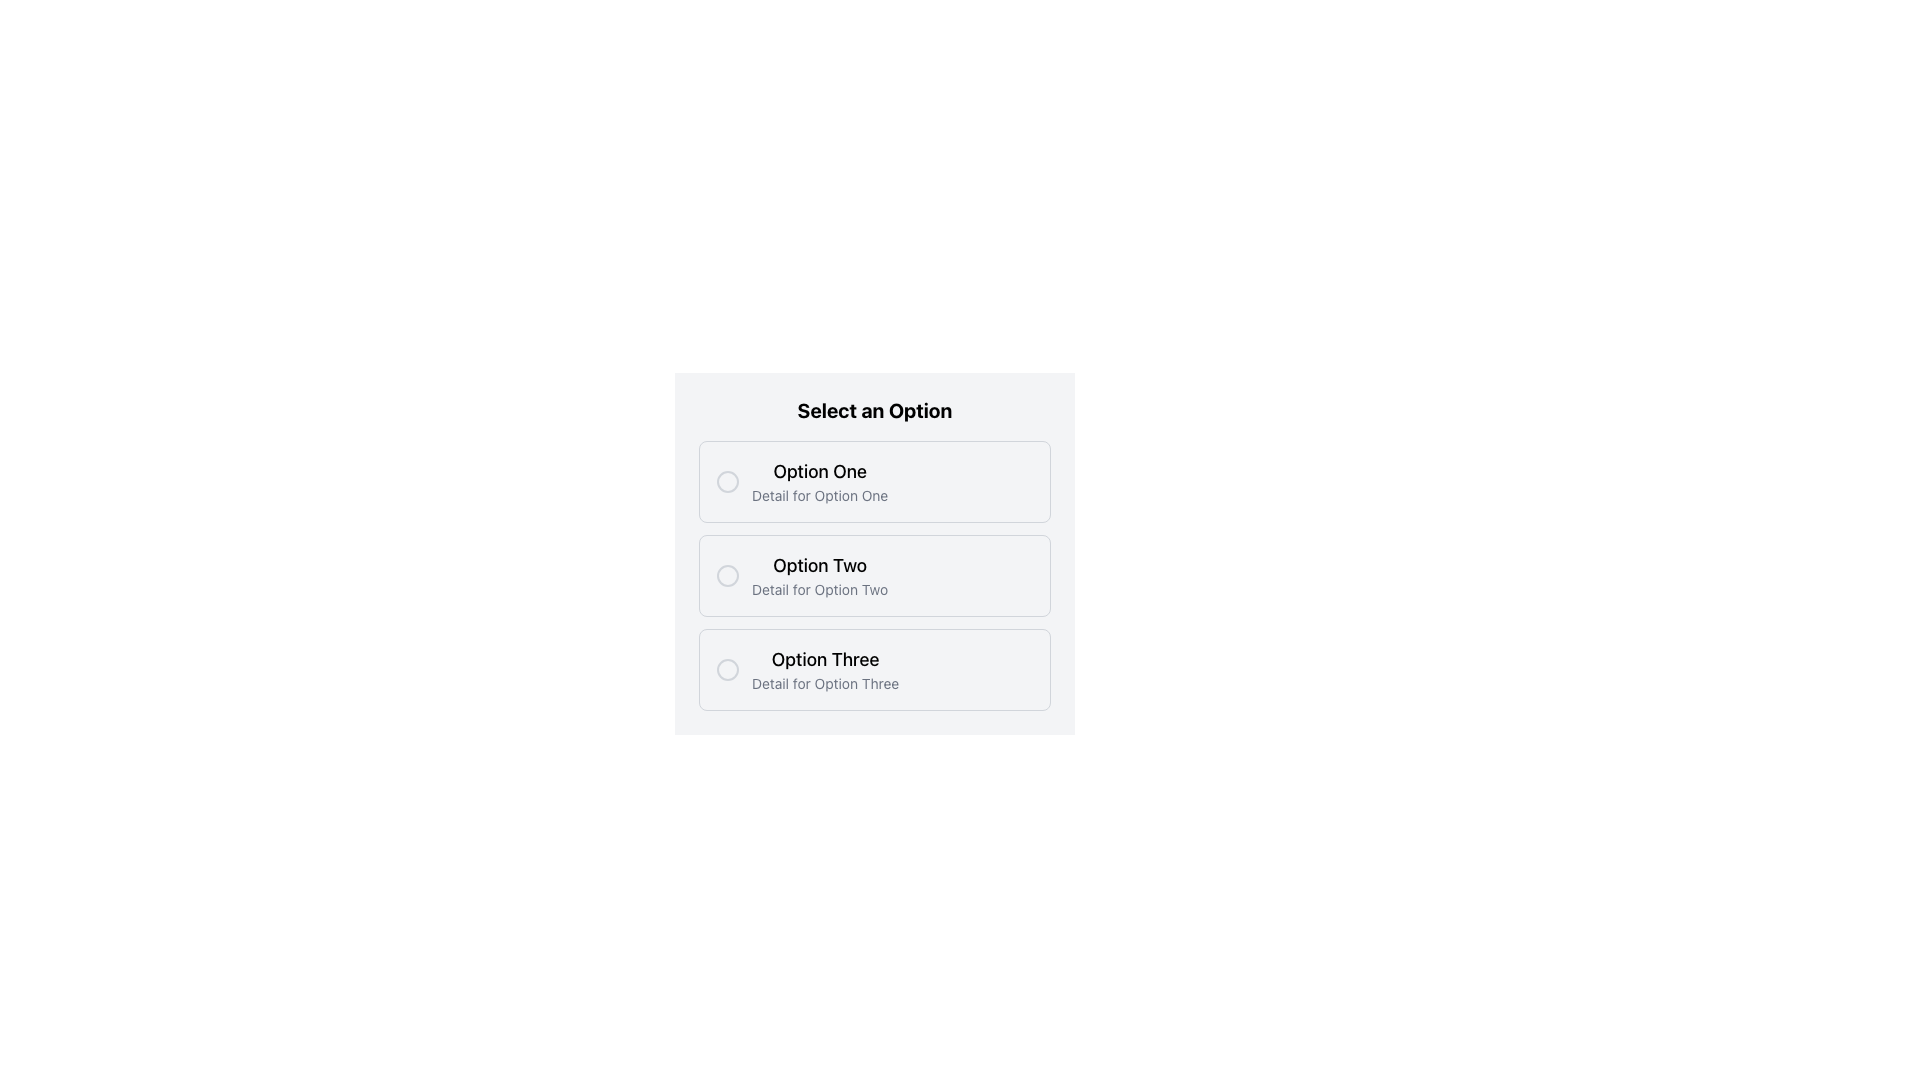 The height and width of the screenshot is (1080, 1920). Describe the element at coordinates (874, 554) in the screenshot. I see `the Selectable Option Card labeled 'Option Two' which is styled with a light gray background and rounded borders, positioned in the center of a vertical stack of three selectable option cards` at that location.